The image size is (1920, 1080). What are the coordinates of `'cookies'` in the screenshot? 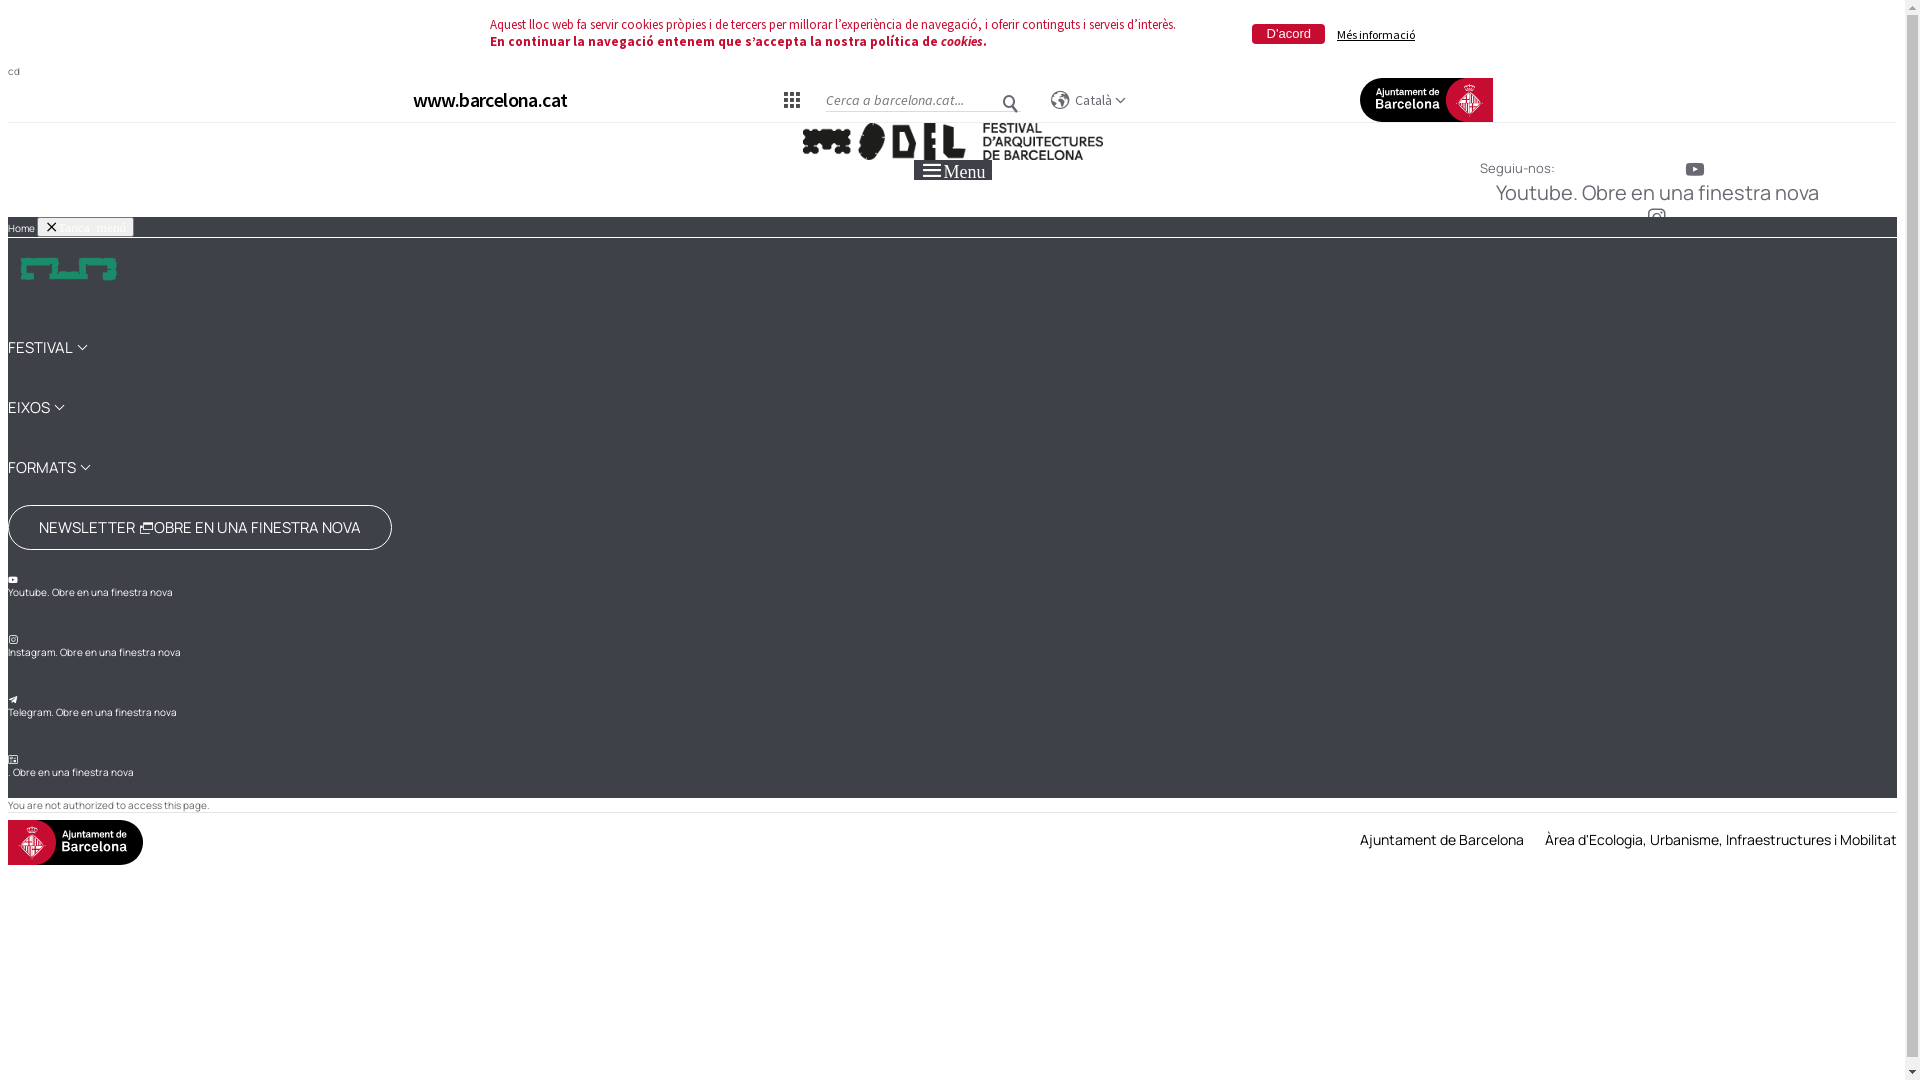 It's located at (961, 41).